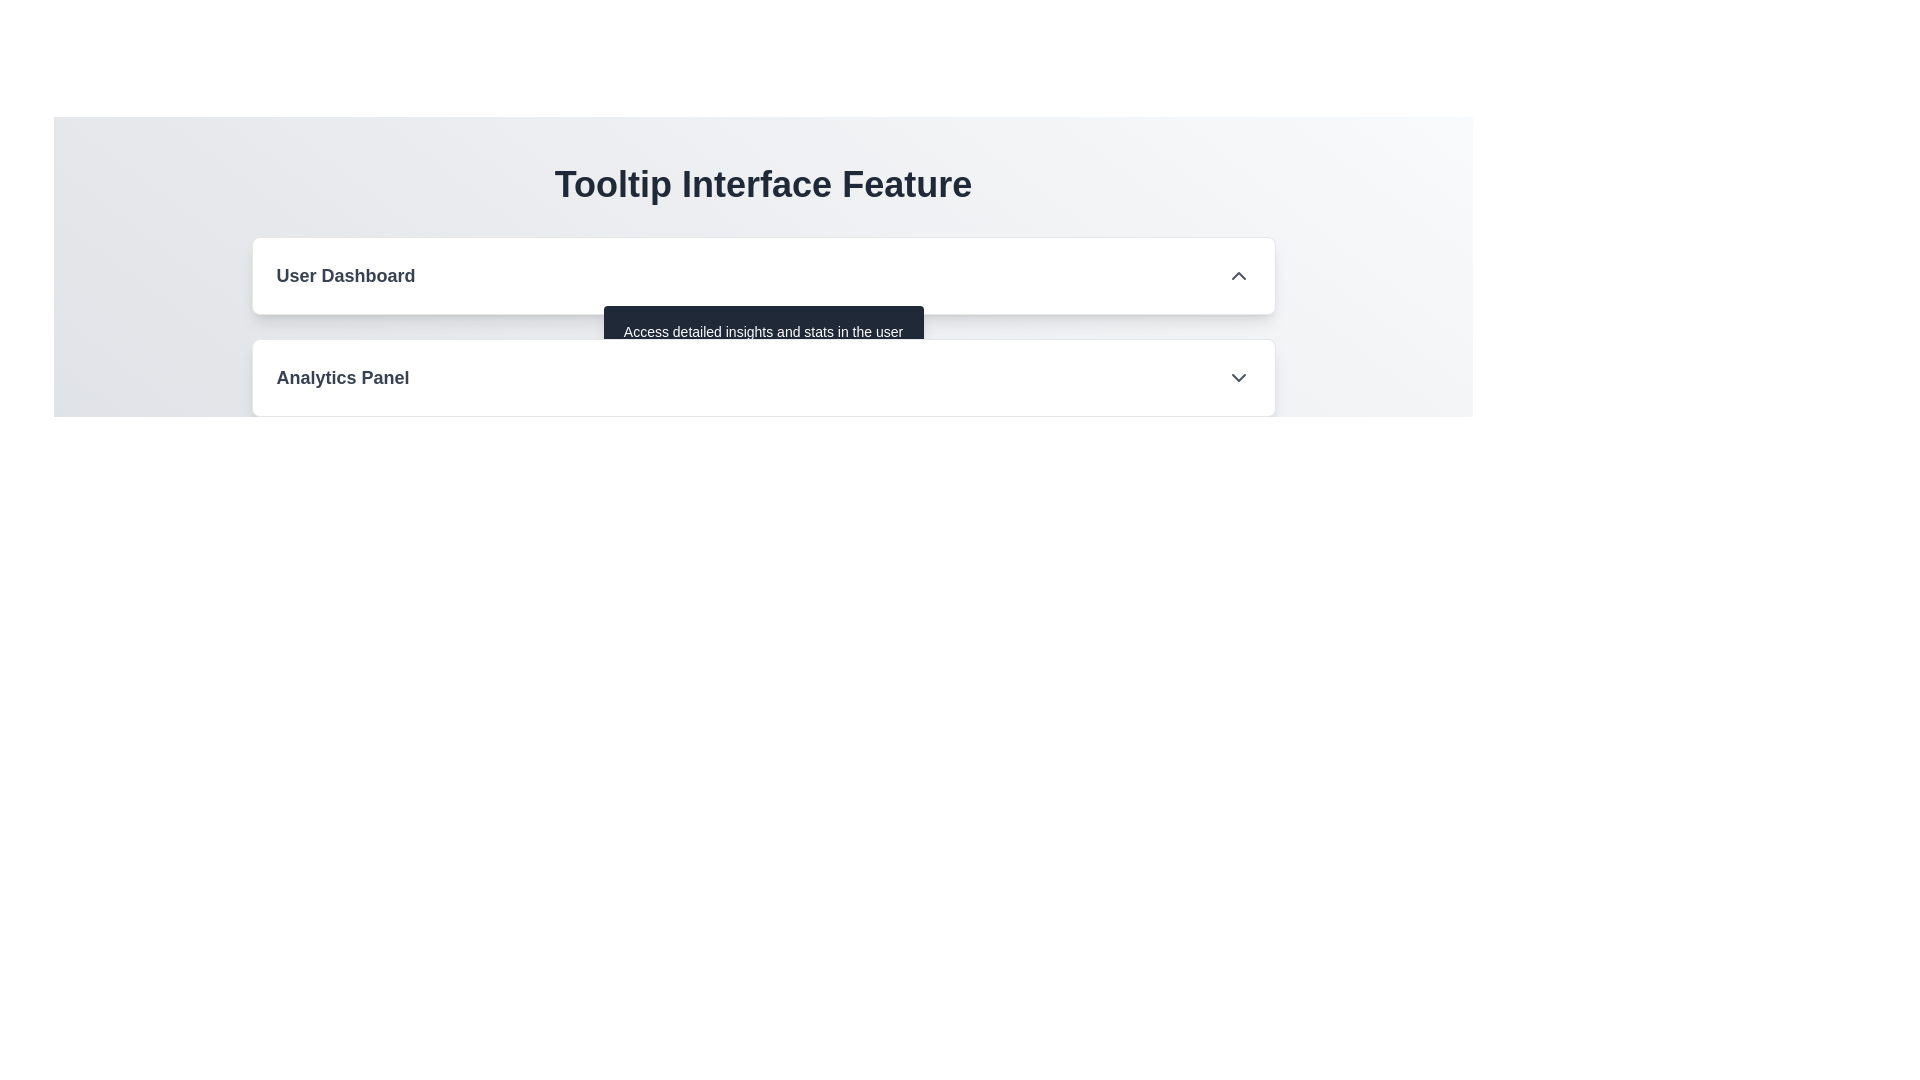  What do you see at coordinates (762, 341) in the screenshot?
I see `displayed text of the dark gray tooltip with white text that says 'Access detailed insights and stats in the user dashboard.', which is positioned above the 'Analytics Panel'` at bounding box center [762, 341].